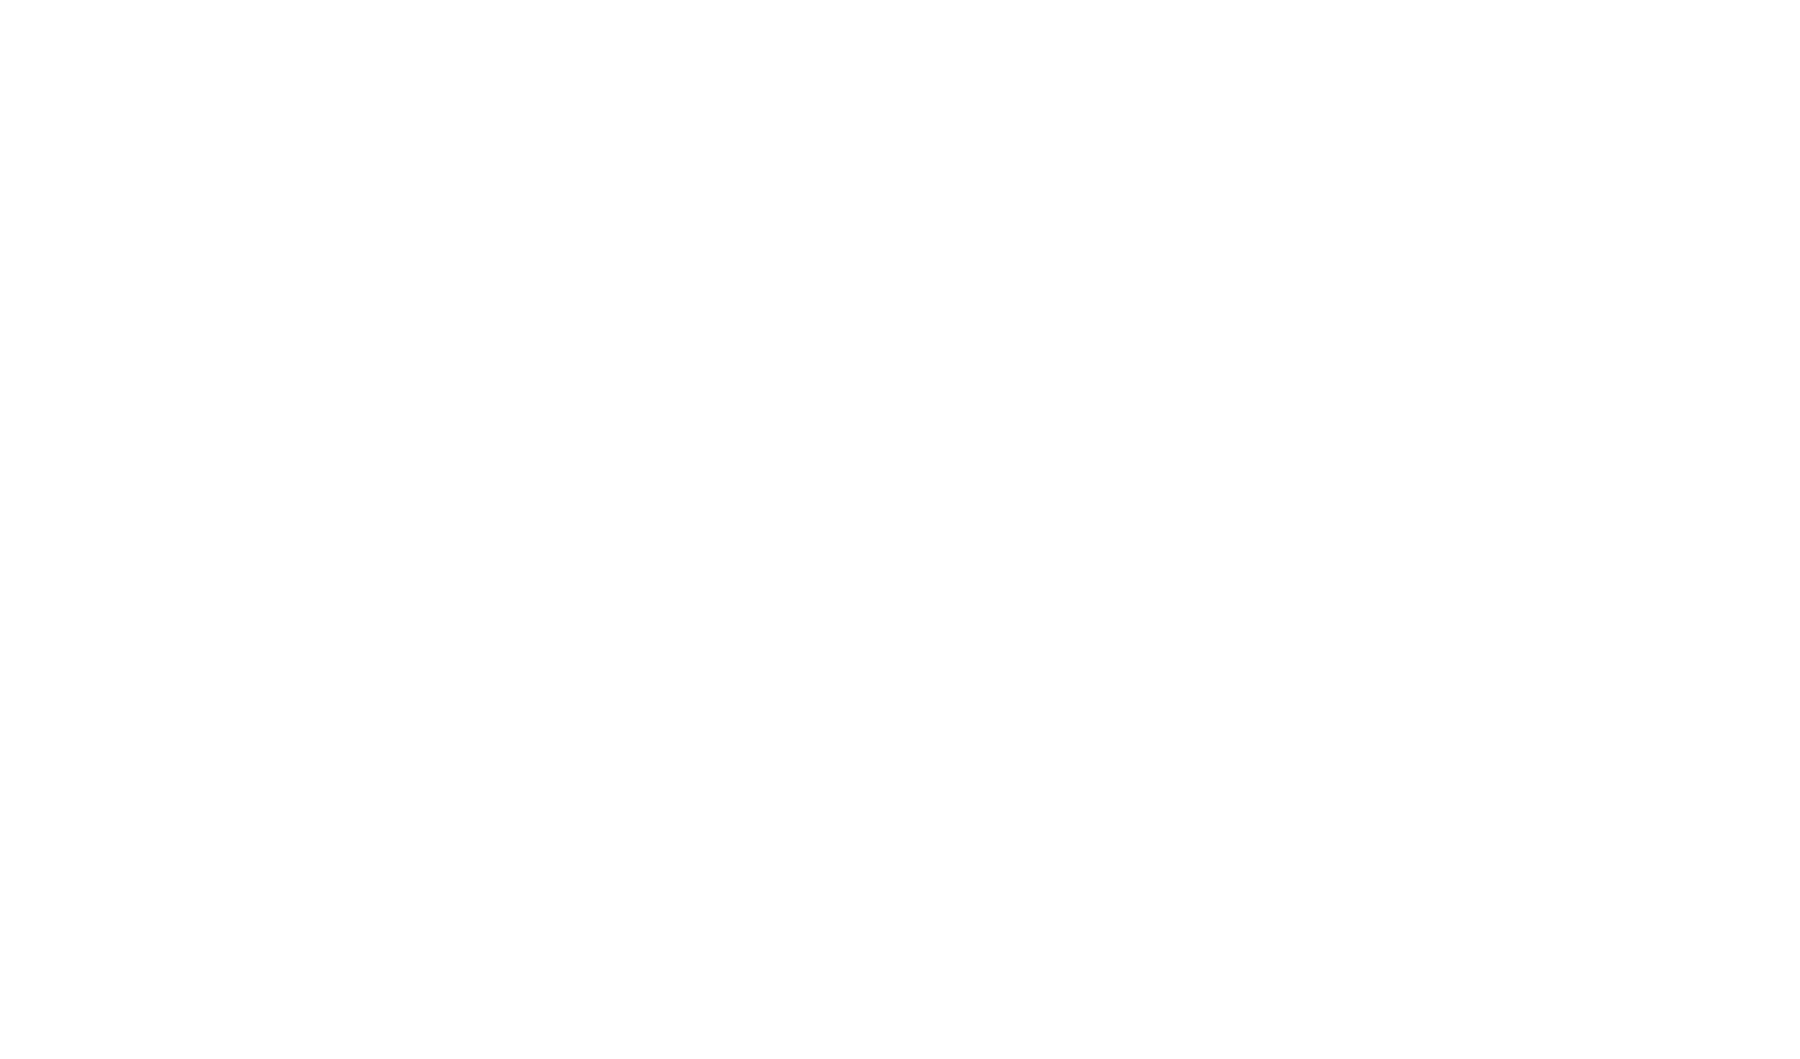 Image resolution: width=1800 pixels, height=1059 pixels. What do you see at coordinates (1165, 172) in the screenshot?
I see `'3 star hotel with pool Alsace'` at bounding box center [1165, 172].